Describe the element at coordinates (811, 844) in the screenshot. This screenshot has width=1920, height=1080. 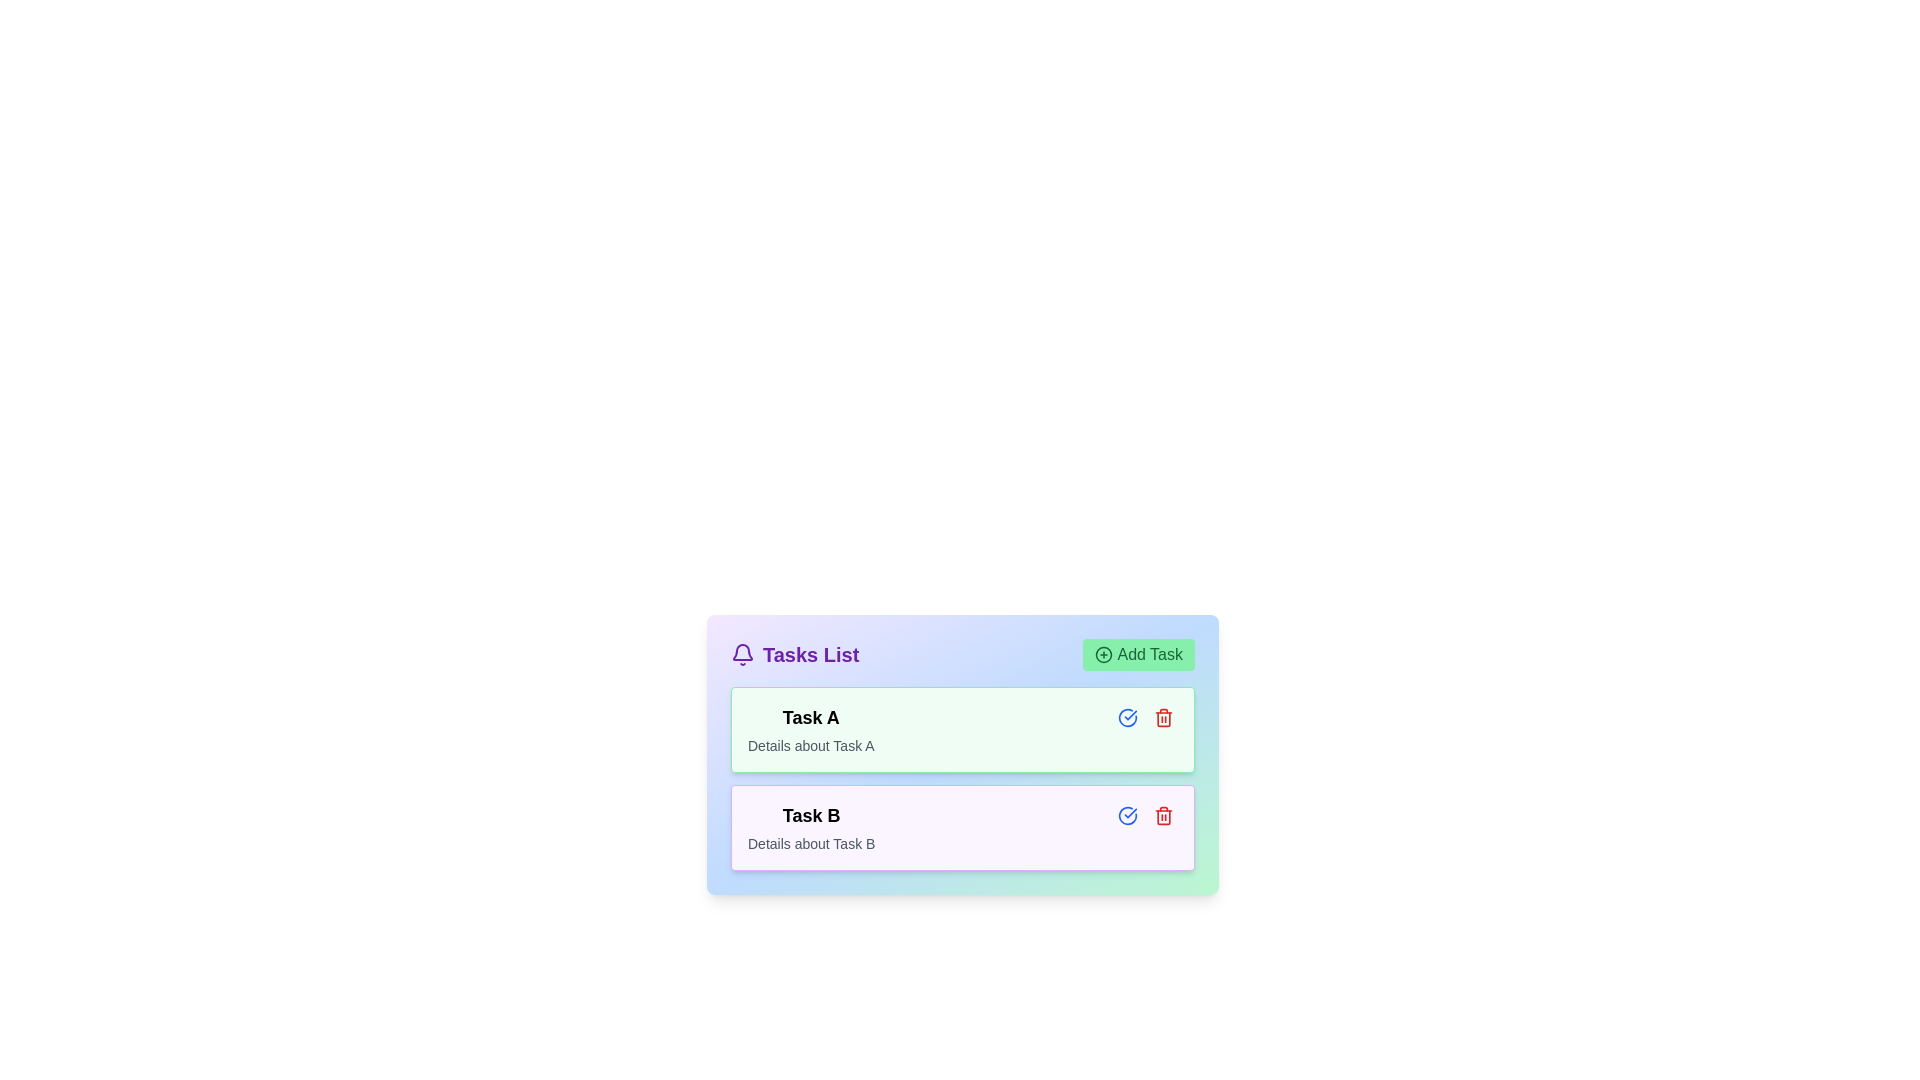
I see `the text label that provides additional descriptive information about 'Task B', located beneath its sibling element with the text 'Task B'` at that location.